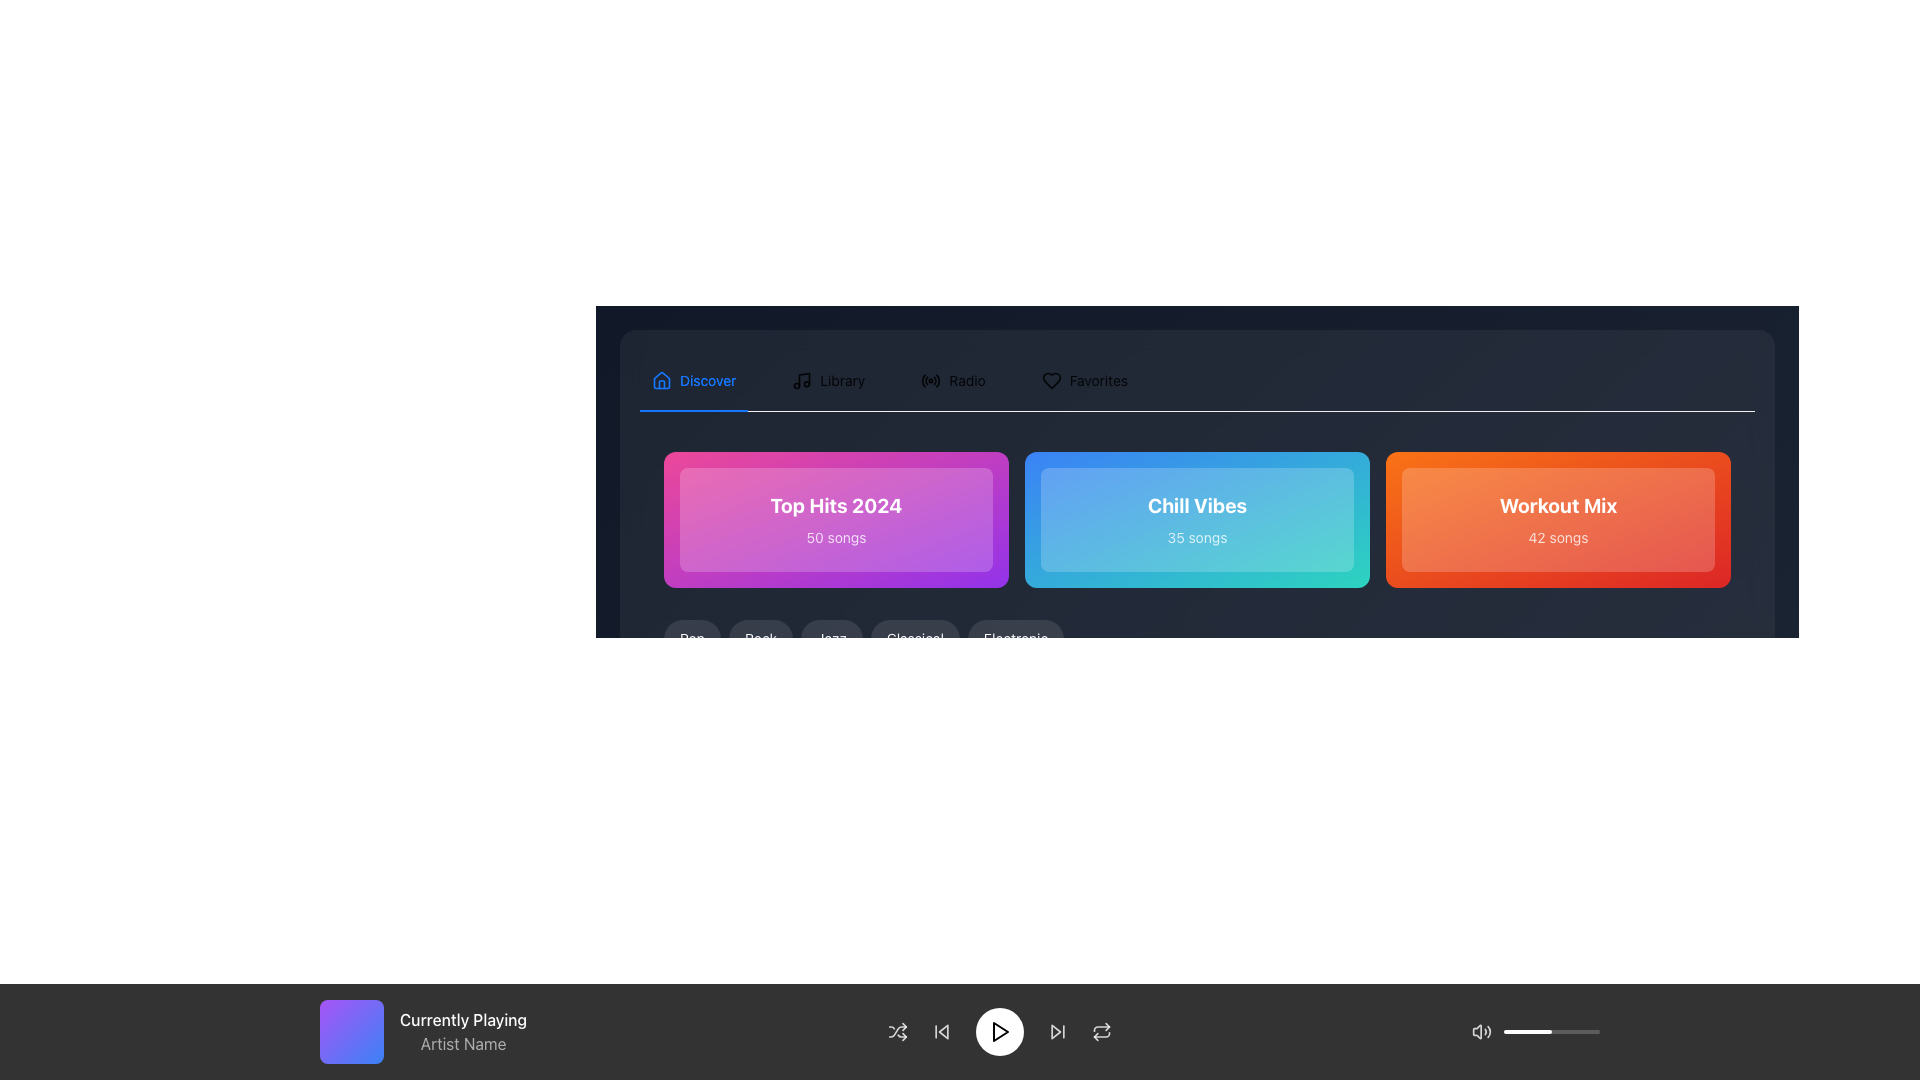 Image resolution: width=1920 pixels, height=1080 pixels. I want to click on the media play button located centrally in the bottom control bar, which is the fifth element among similar buttons, so click(999, 1032).